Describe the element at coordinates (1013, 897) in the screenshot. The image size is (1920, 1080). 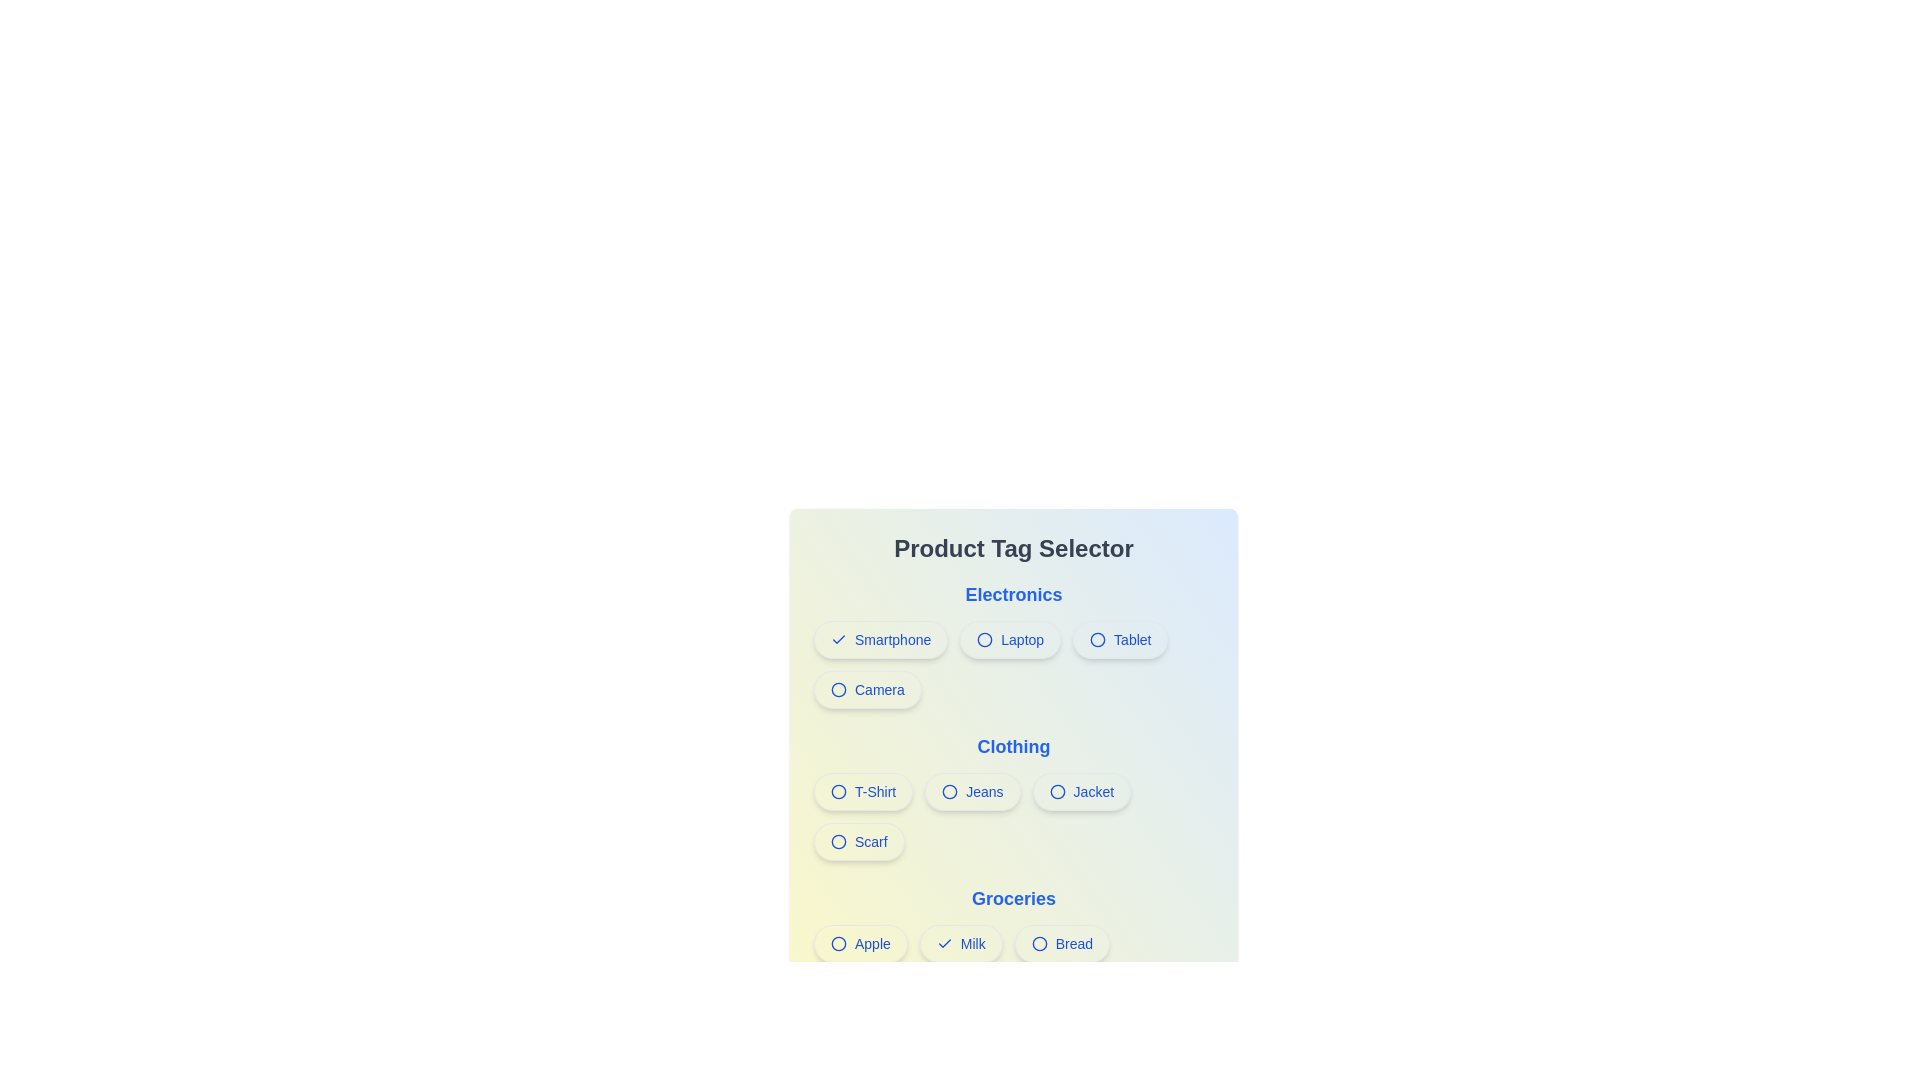
I see `the label indicating the 'Groceries' section, which is positioned under the 'Clothing' section and serves as a section title for related grocery items` at that location.